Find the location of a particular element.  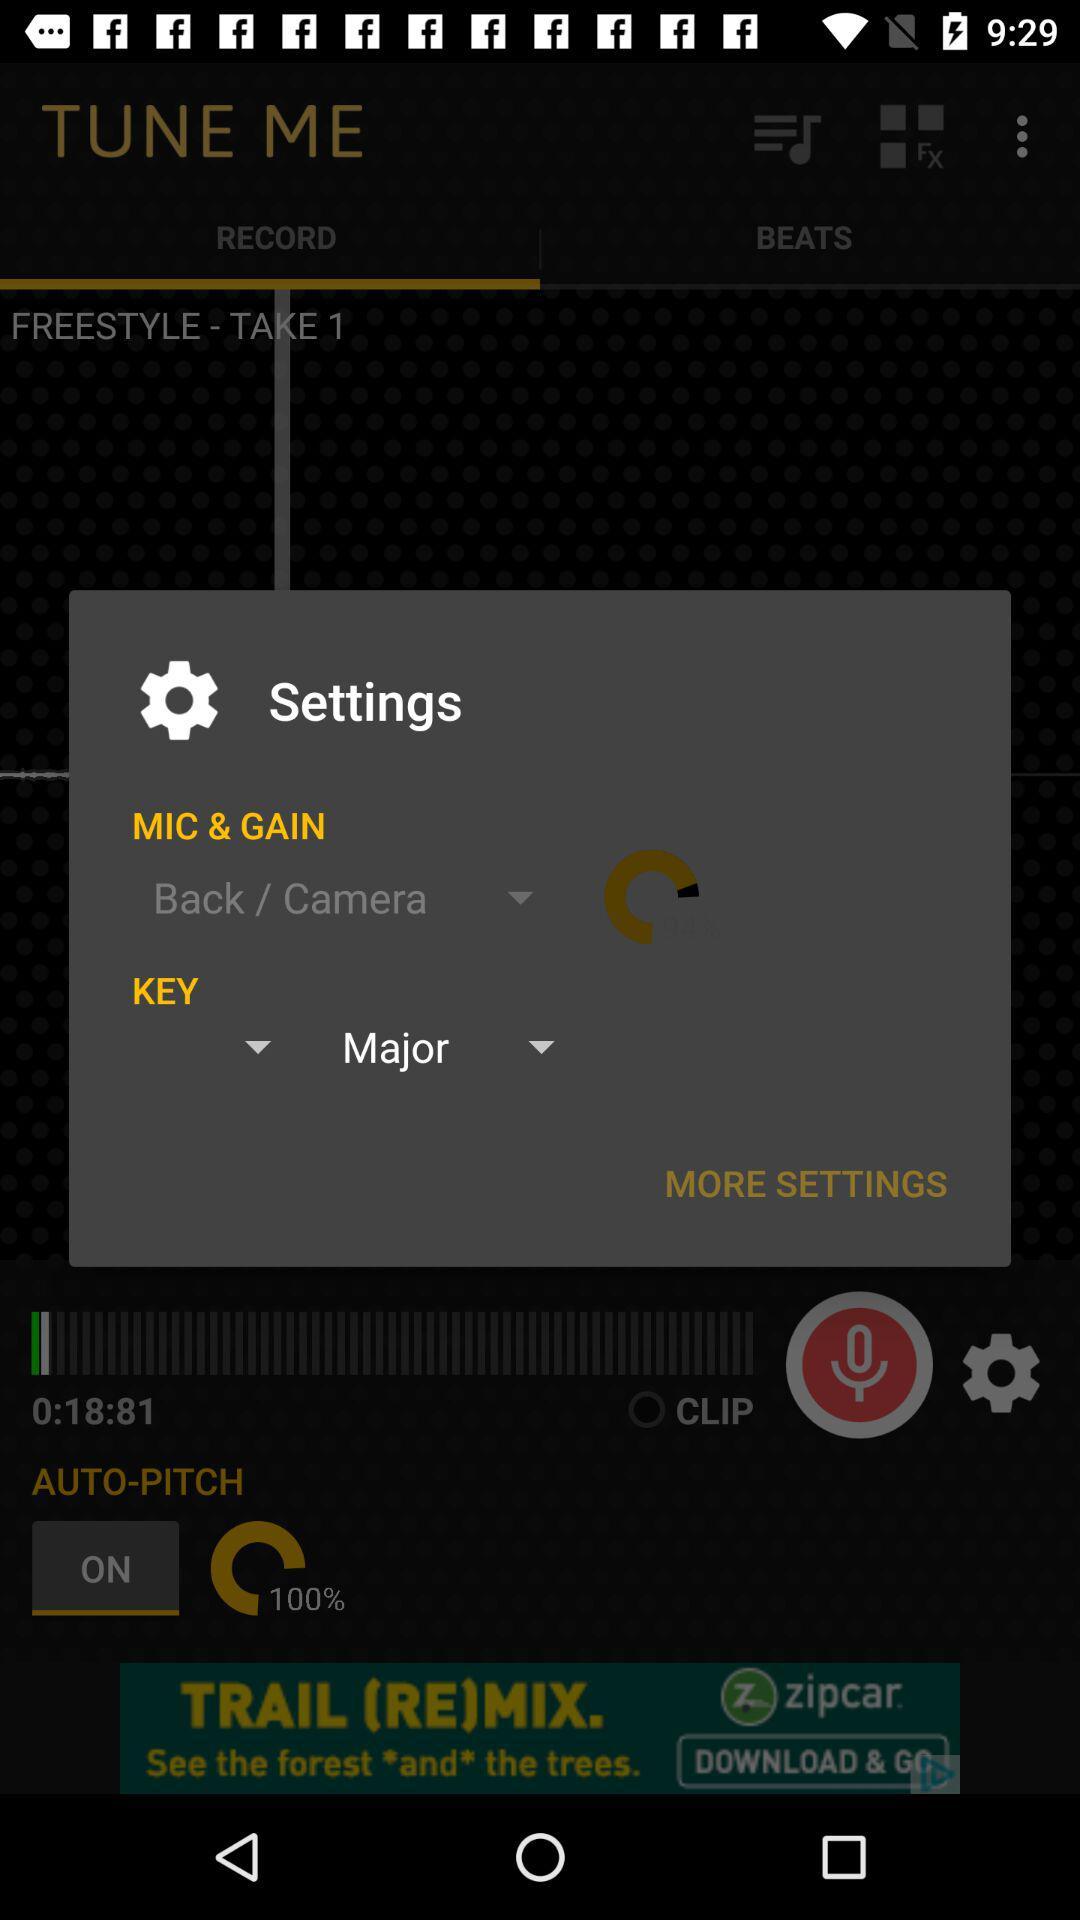

the icon to the right of on item is located at coordinates (257, 1567).